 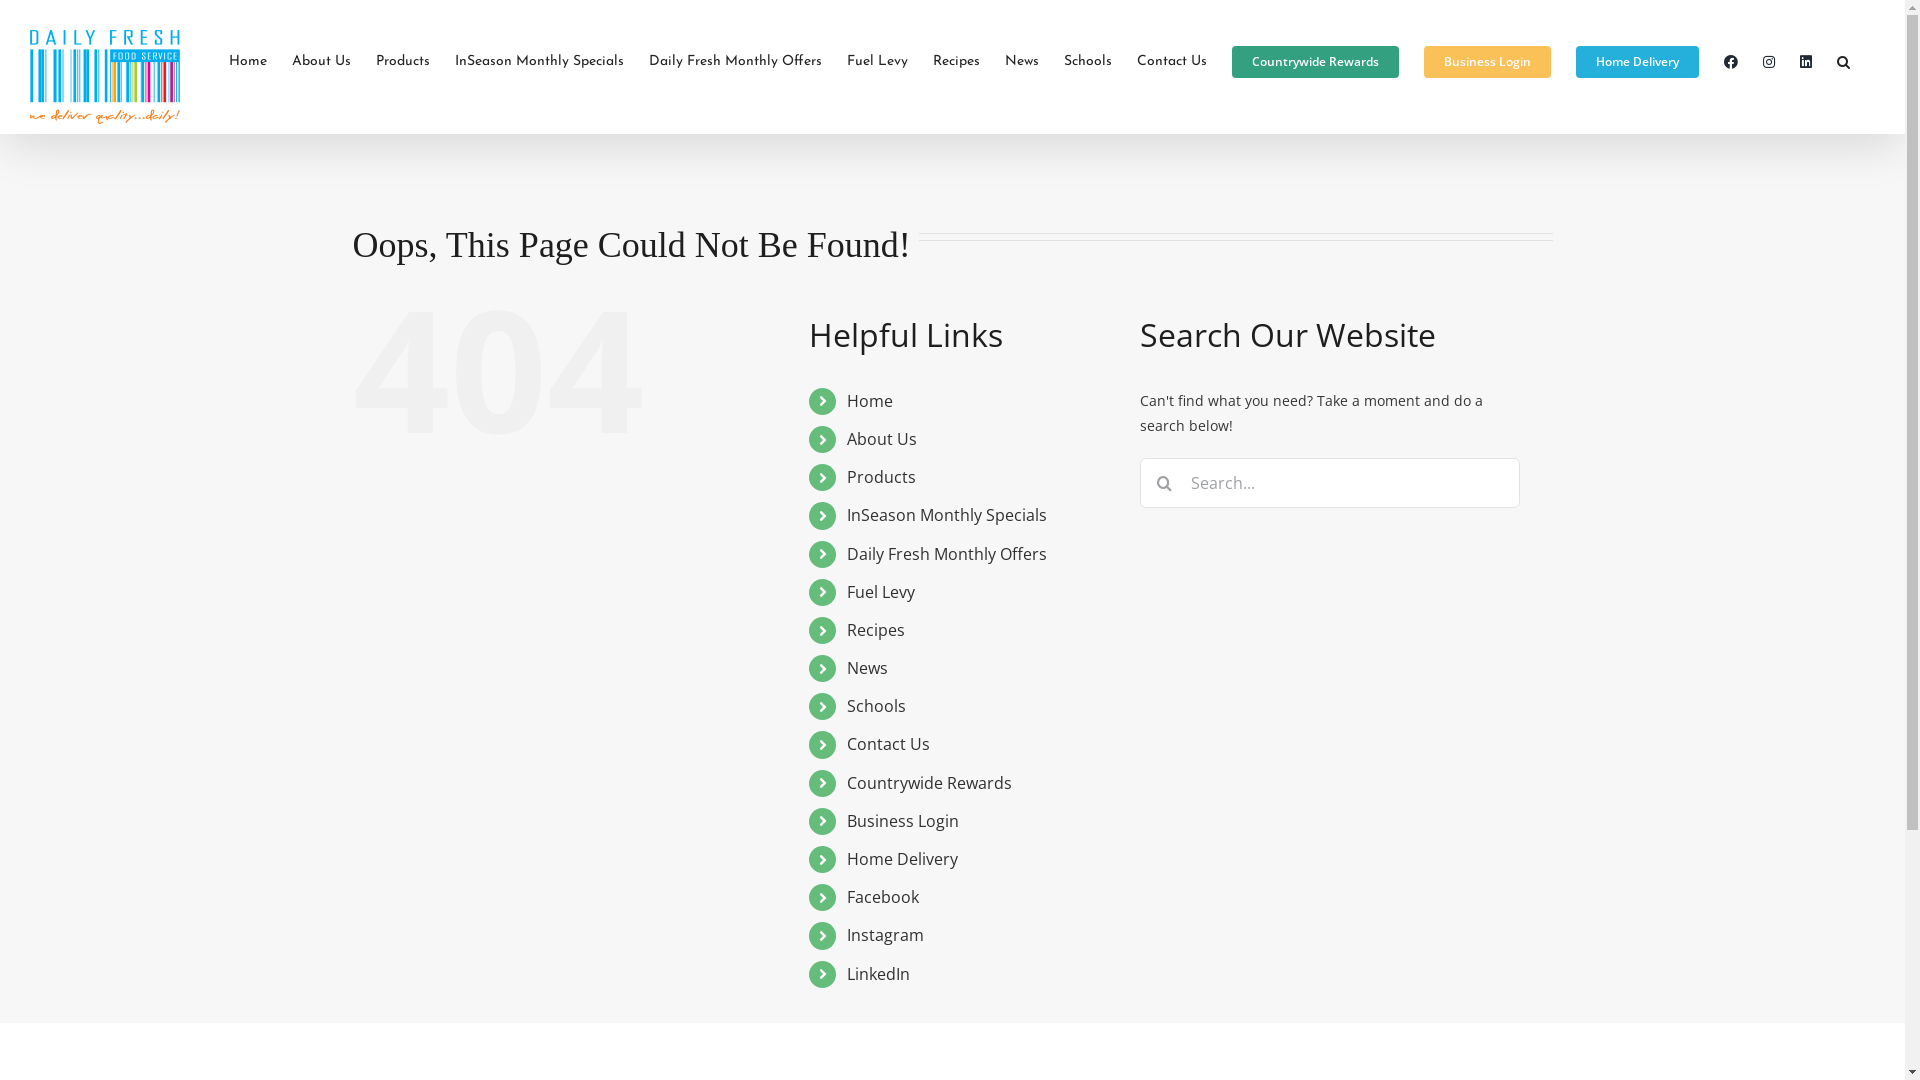 What do you see at coordinates (901, 821) in the screenshot?
I see `'Business Login'` at bounding box center [901, 821].